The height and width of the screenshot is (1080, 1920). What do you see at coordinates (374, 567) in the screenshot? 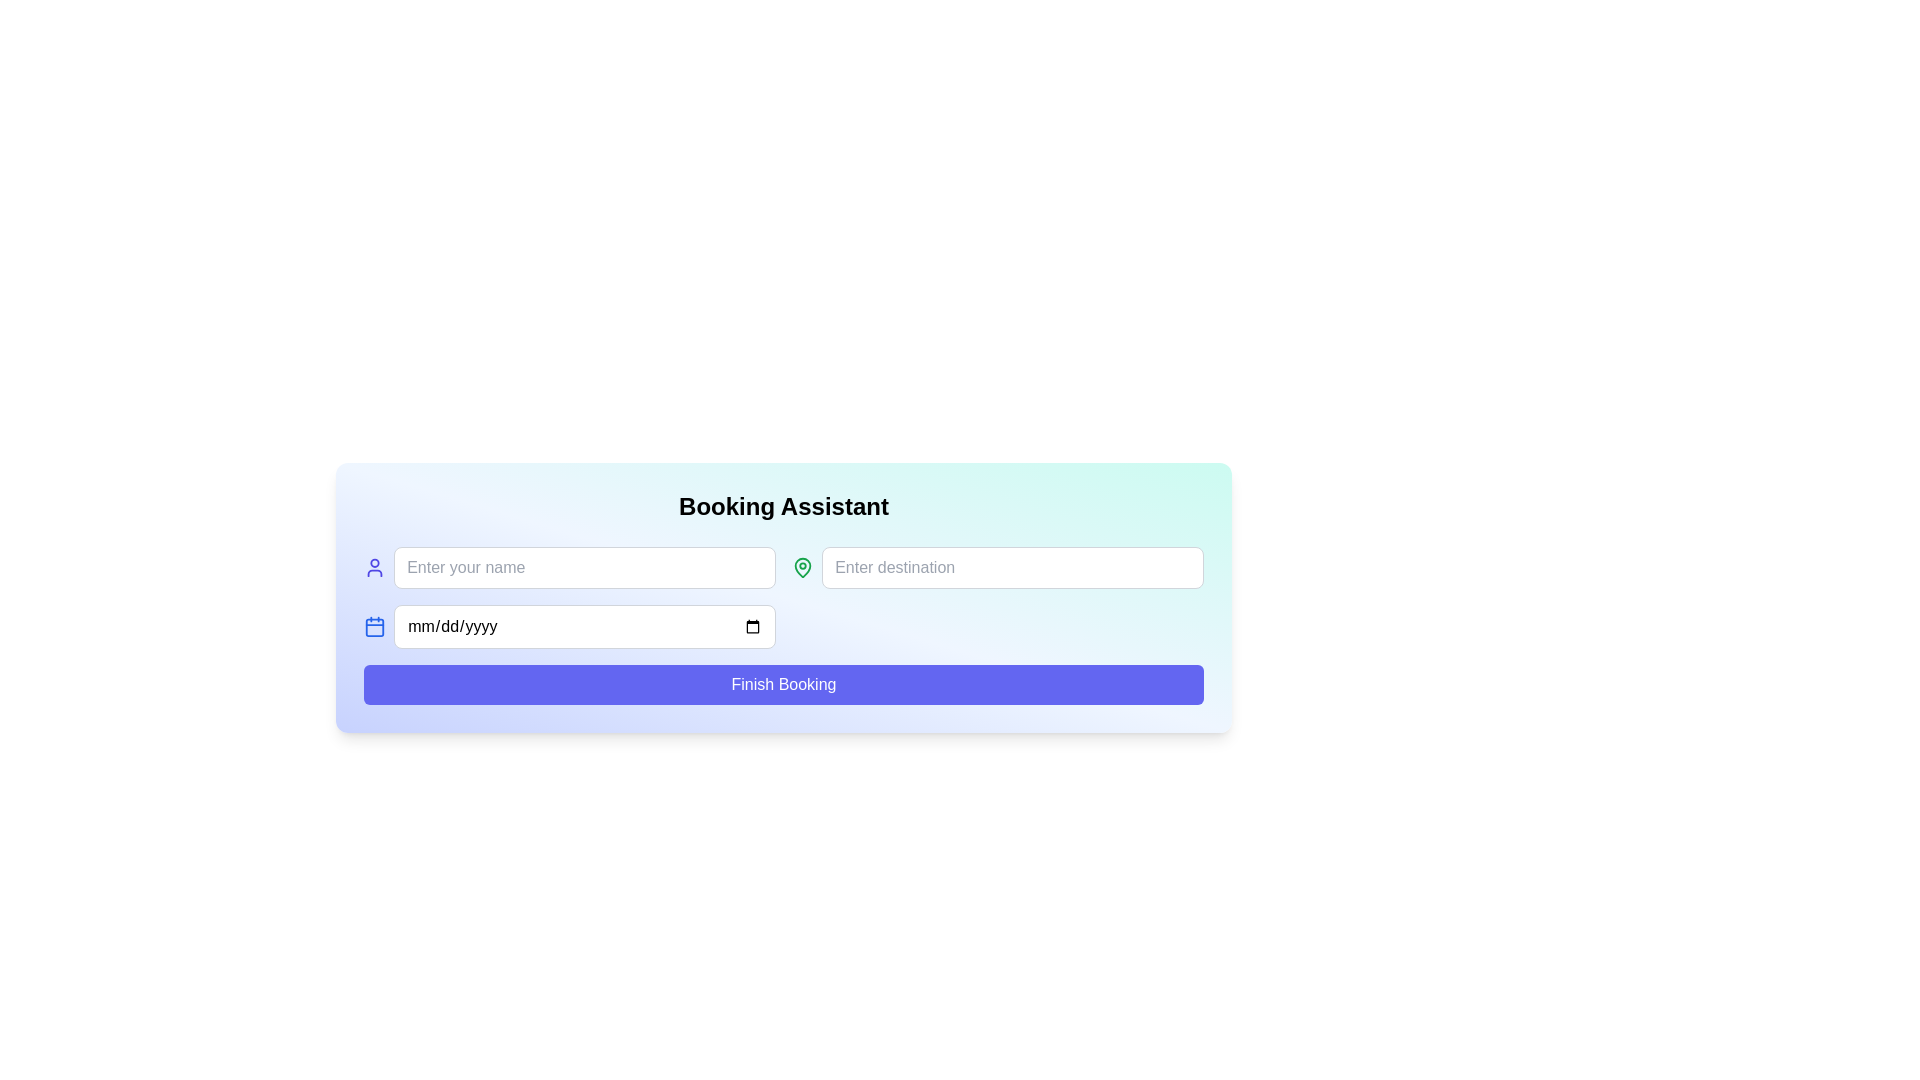
I see `the user icon located to the left side of the 'Enter your name' input box to enhance user interface clarity` at bounding box center [374, 567].